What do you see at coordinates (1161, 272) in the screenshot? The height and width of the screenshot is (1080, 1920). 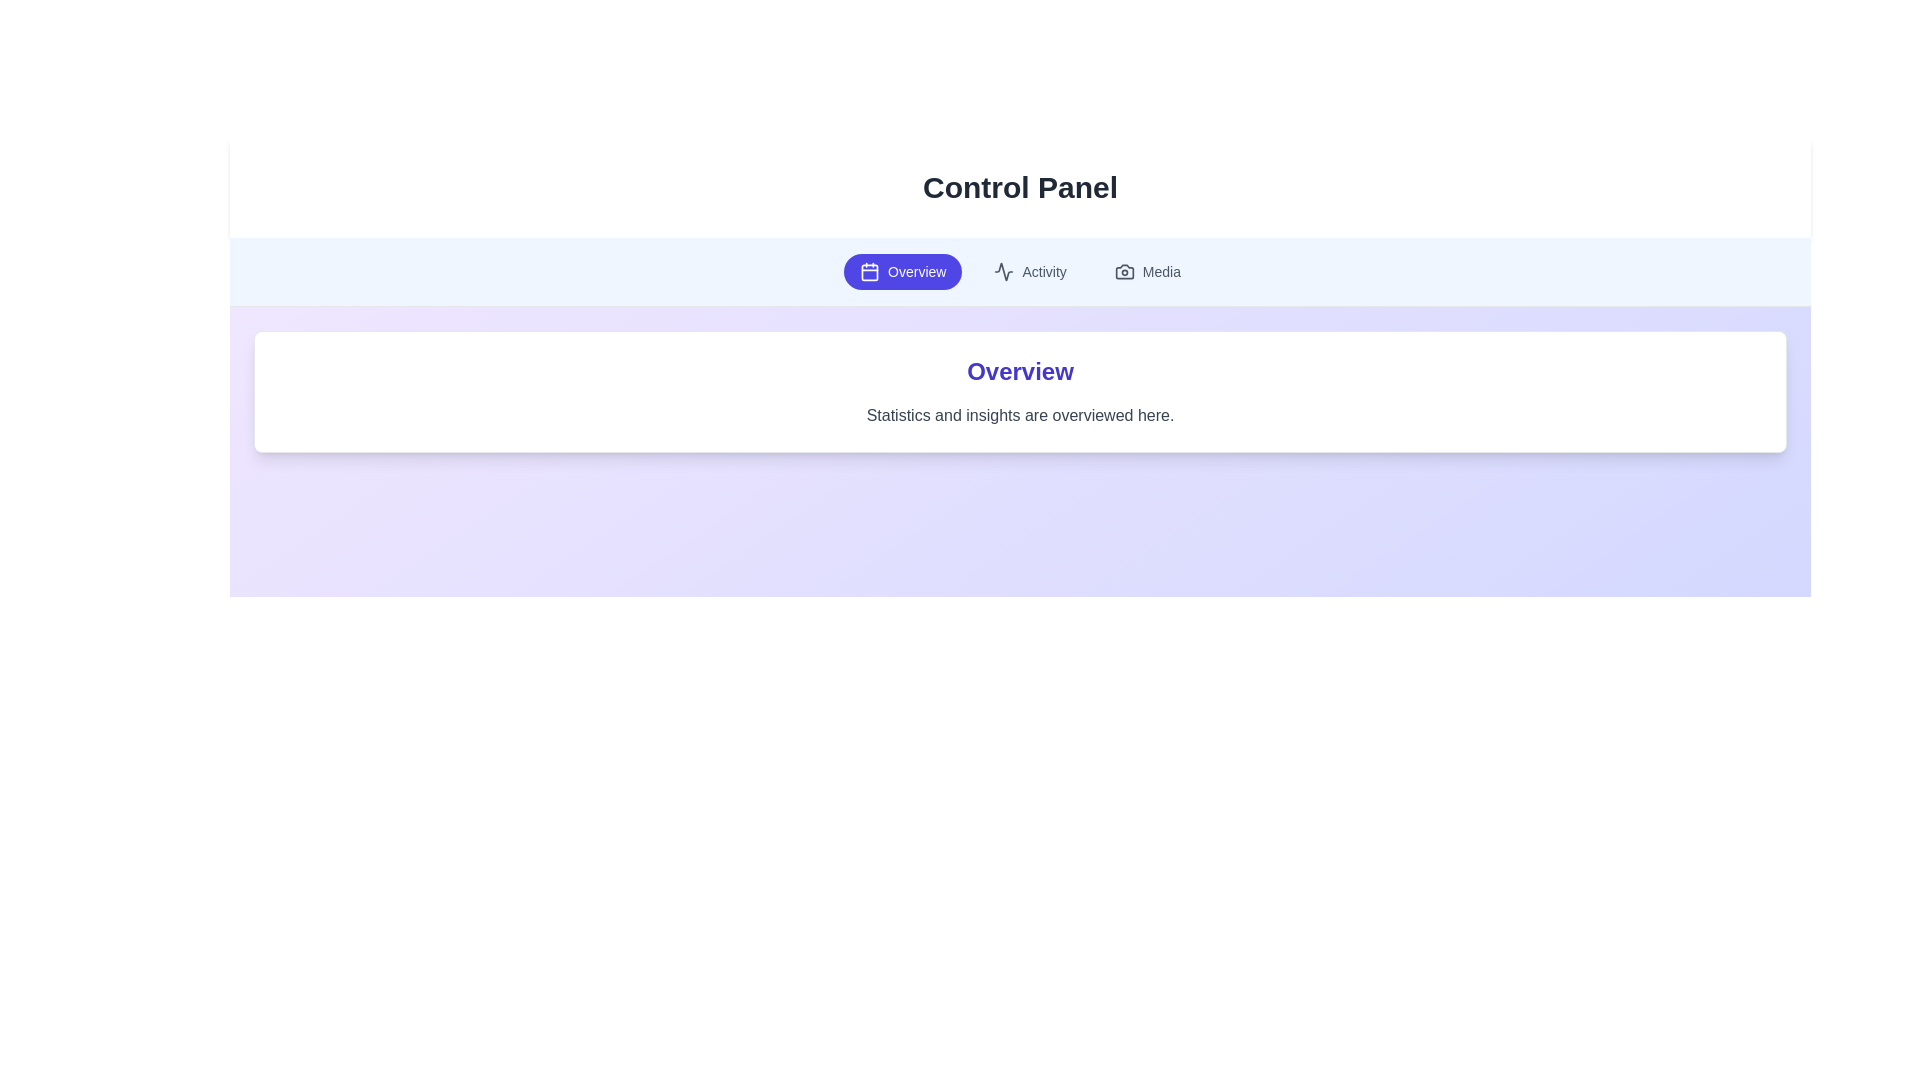 I see `the 'Media' navigation item in the Control Panel's horizontal navigation bar` at bounding box center [1161, 272].